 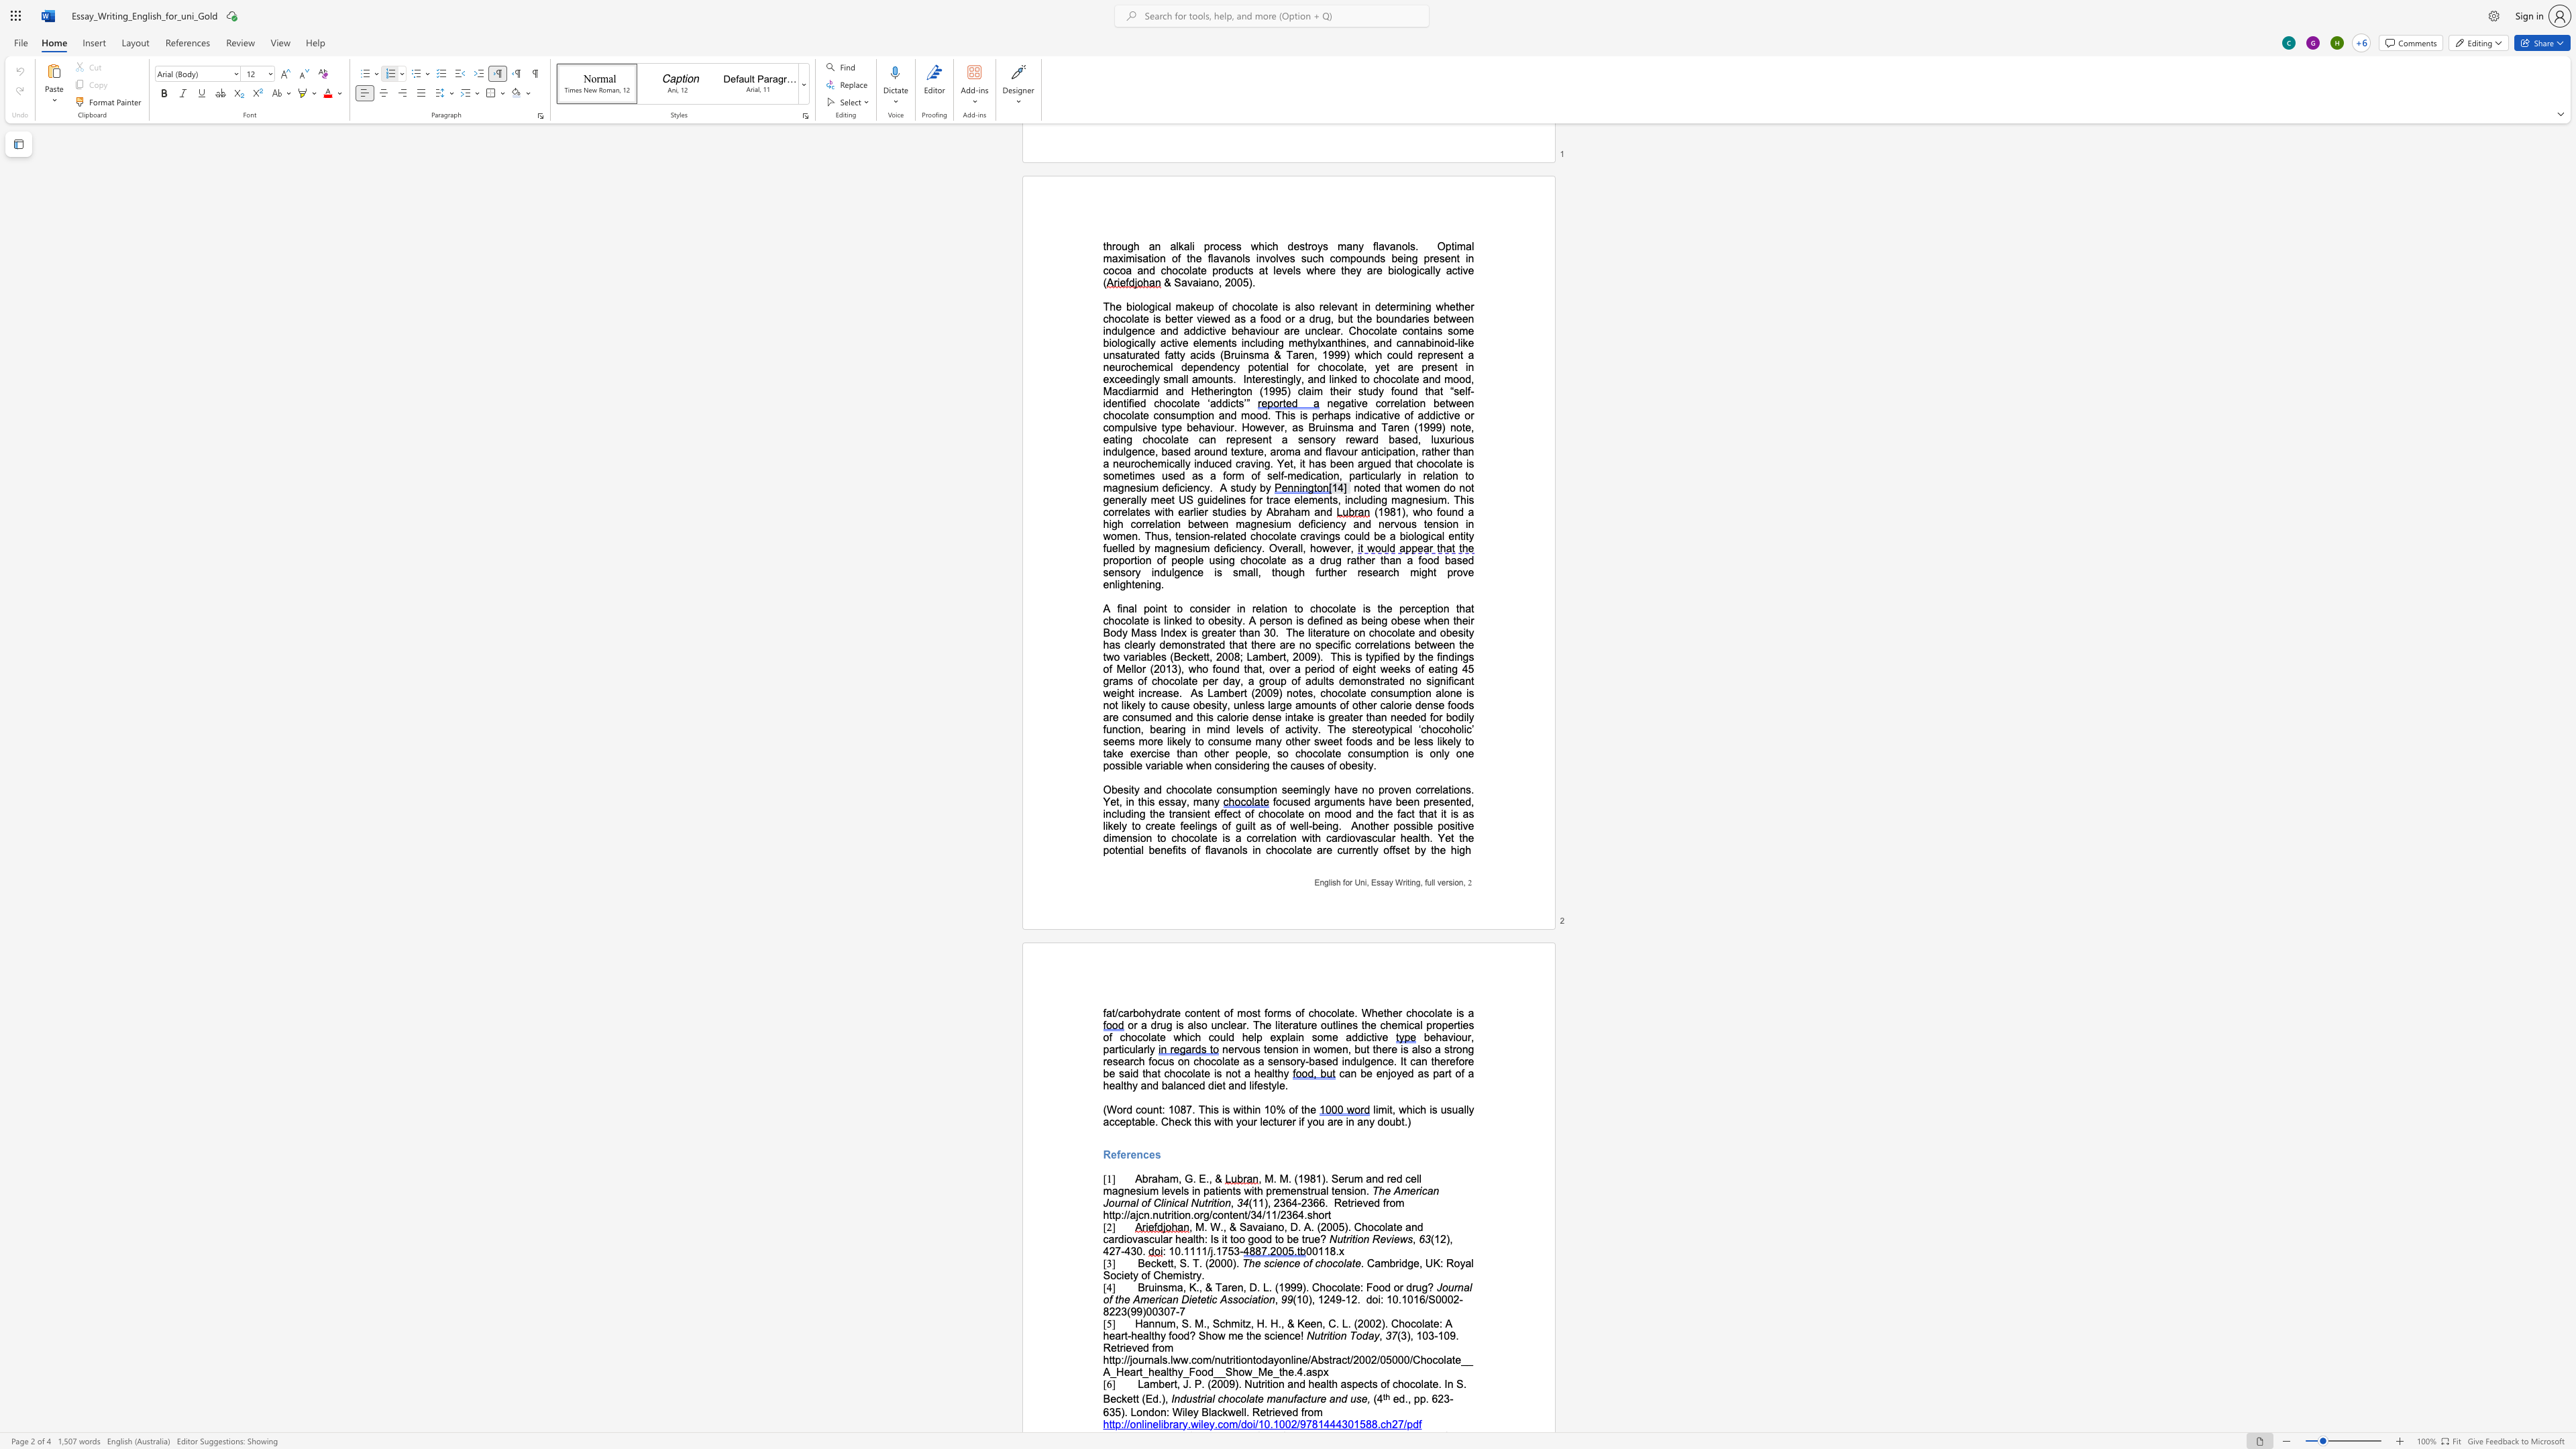 I want to click on the space between the continuous character "i" and "e" in the text, so click(x=1393, y=1238).